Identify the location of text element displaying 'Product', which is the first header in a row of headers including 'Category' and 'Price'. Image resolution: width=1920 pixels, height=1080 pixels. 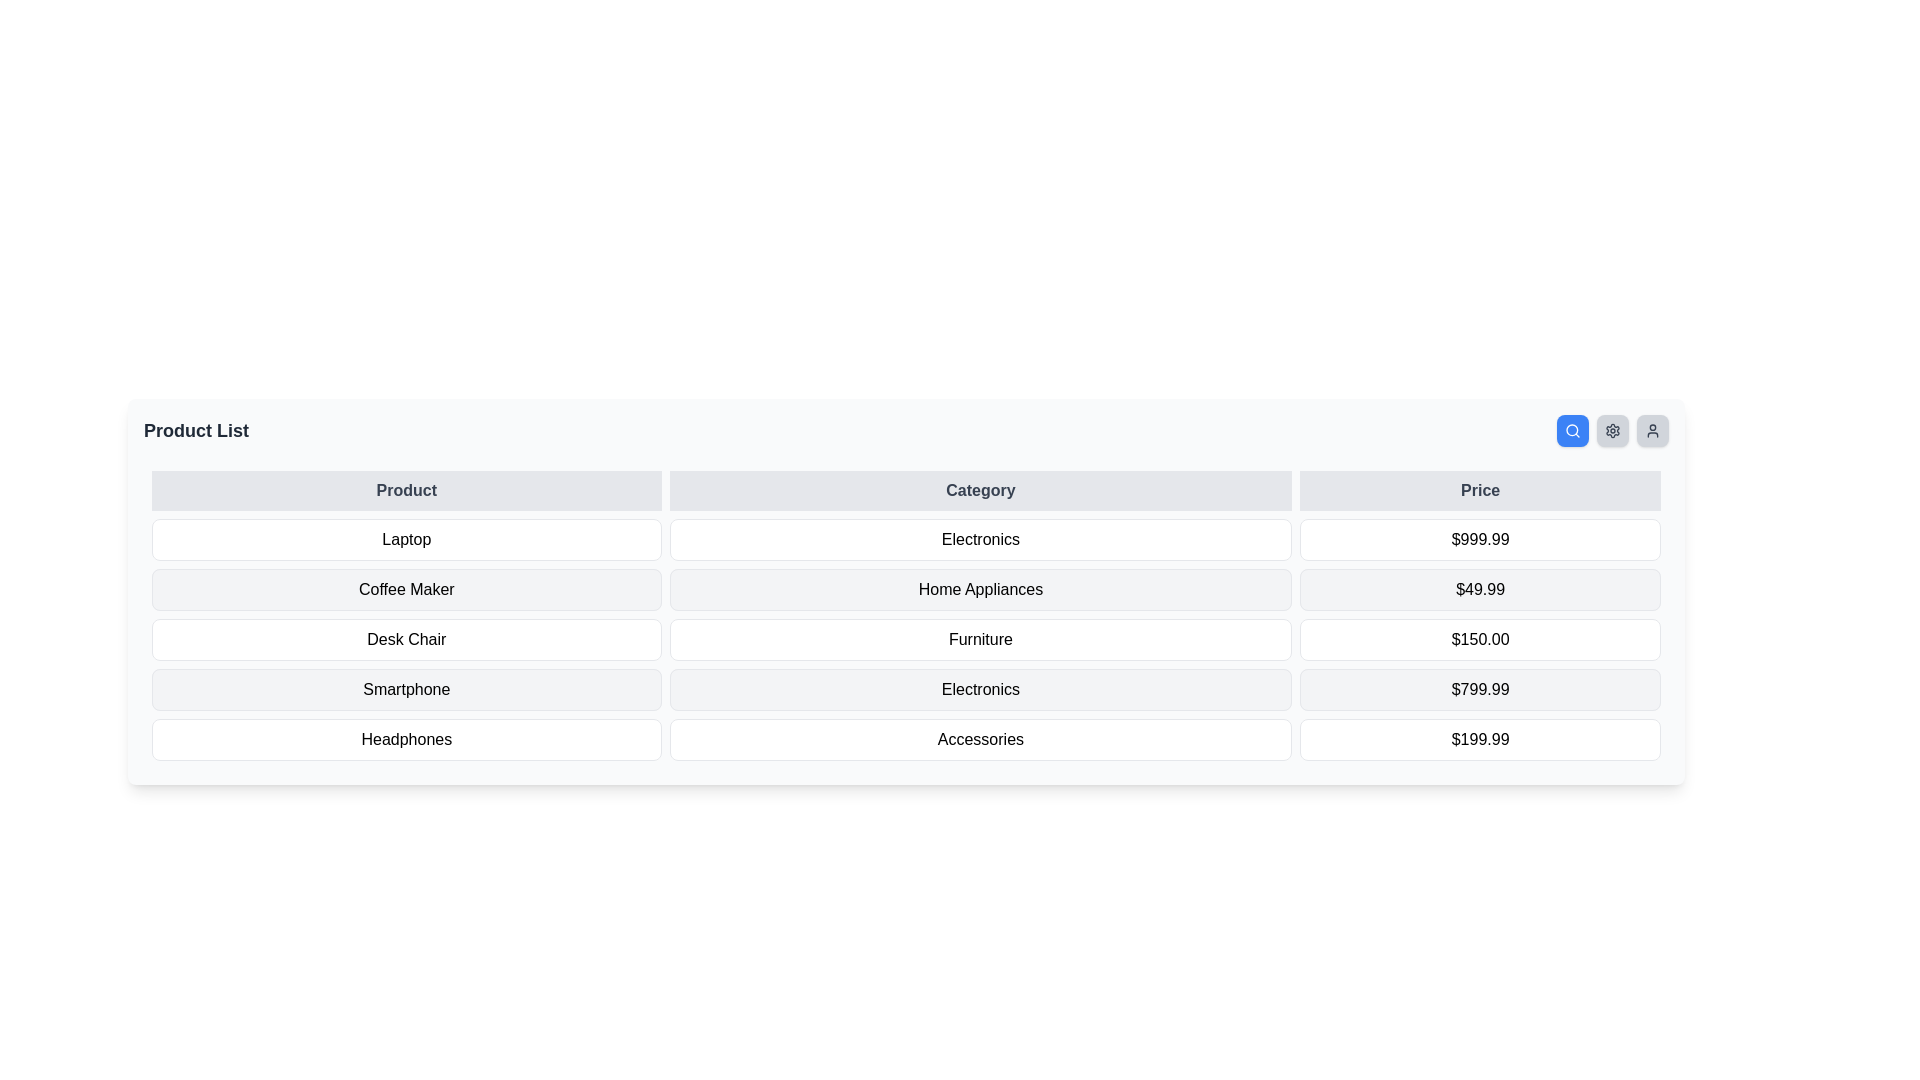
(405, 490).